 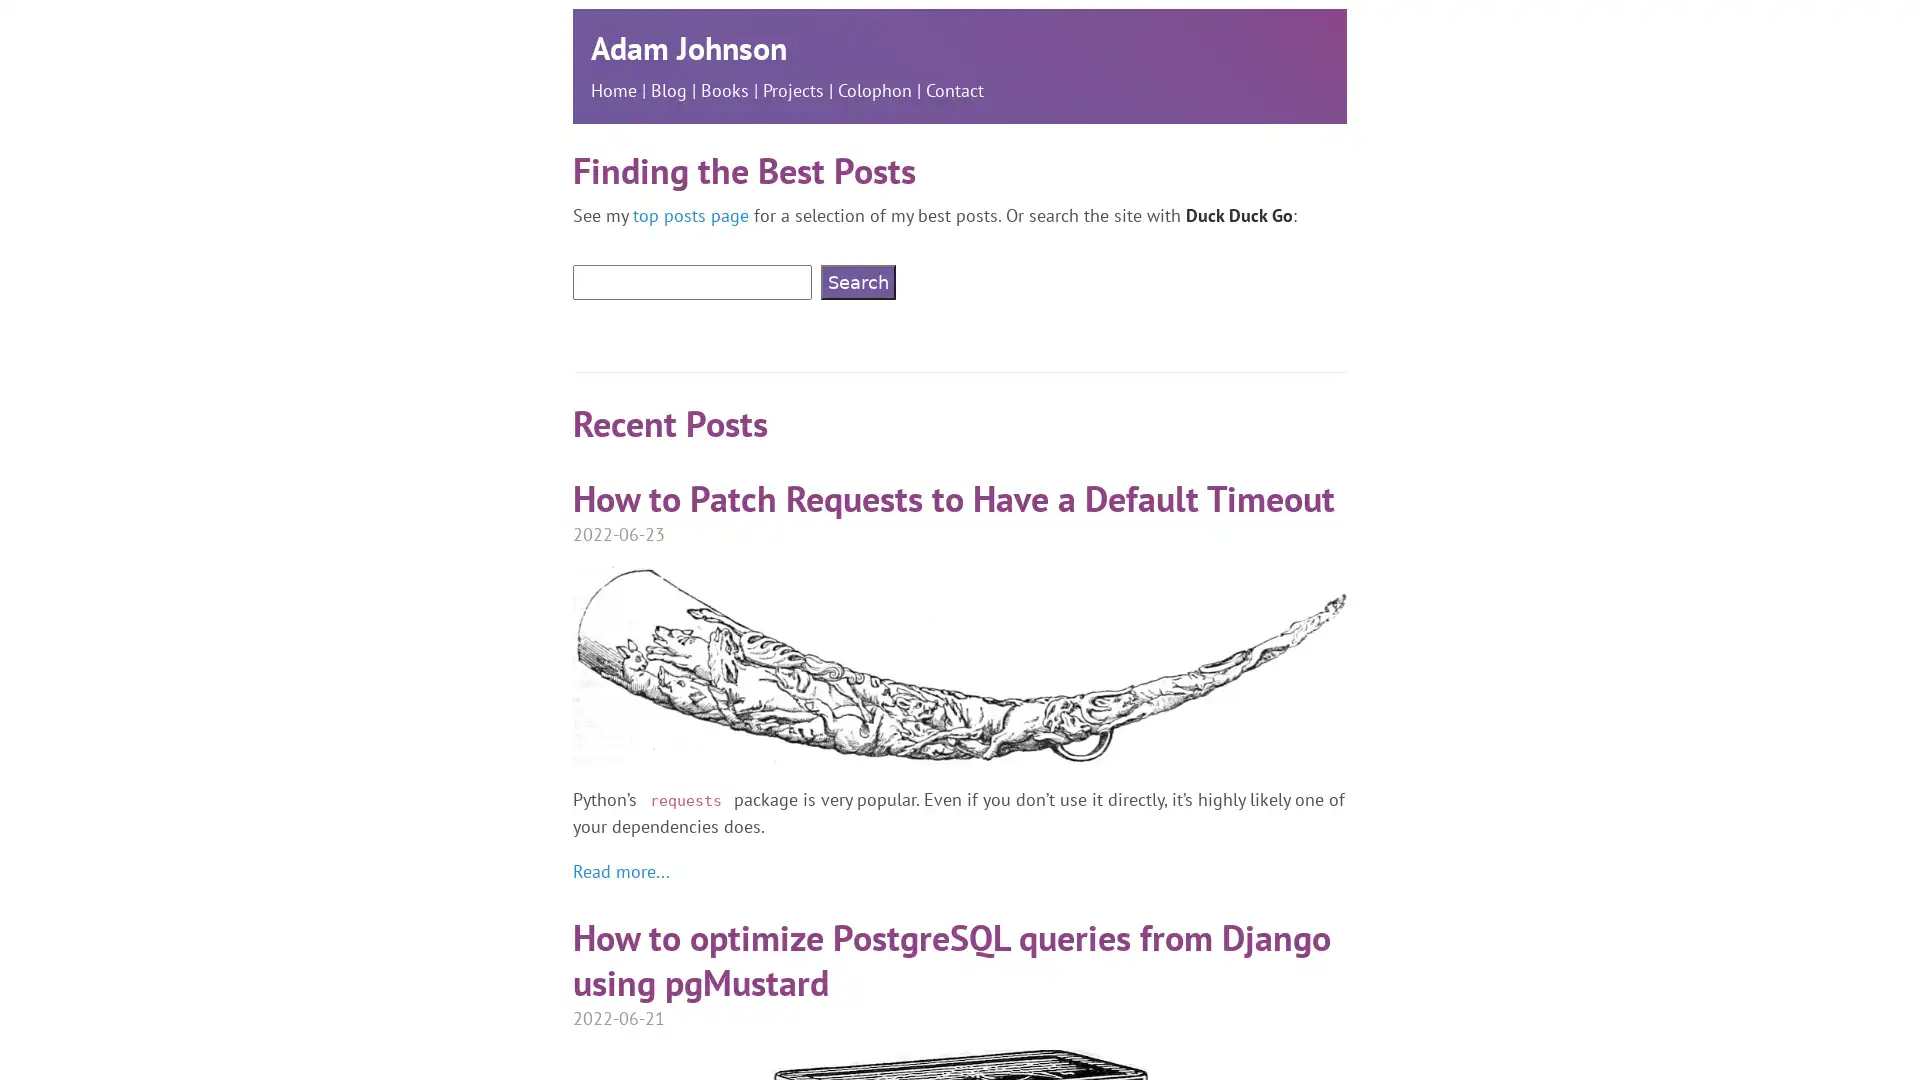 I want to click on Search, so click(x=858, y=282).